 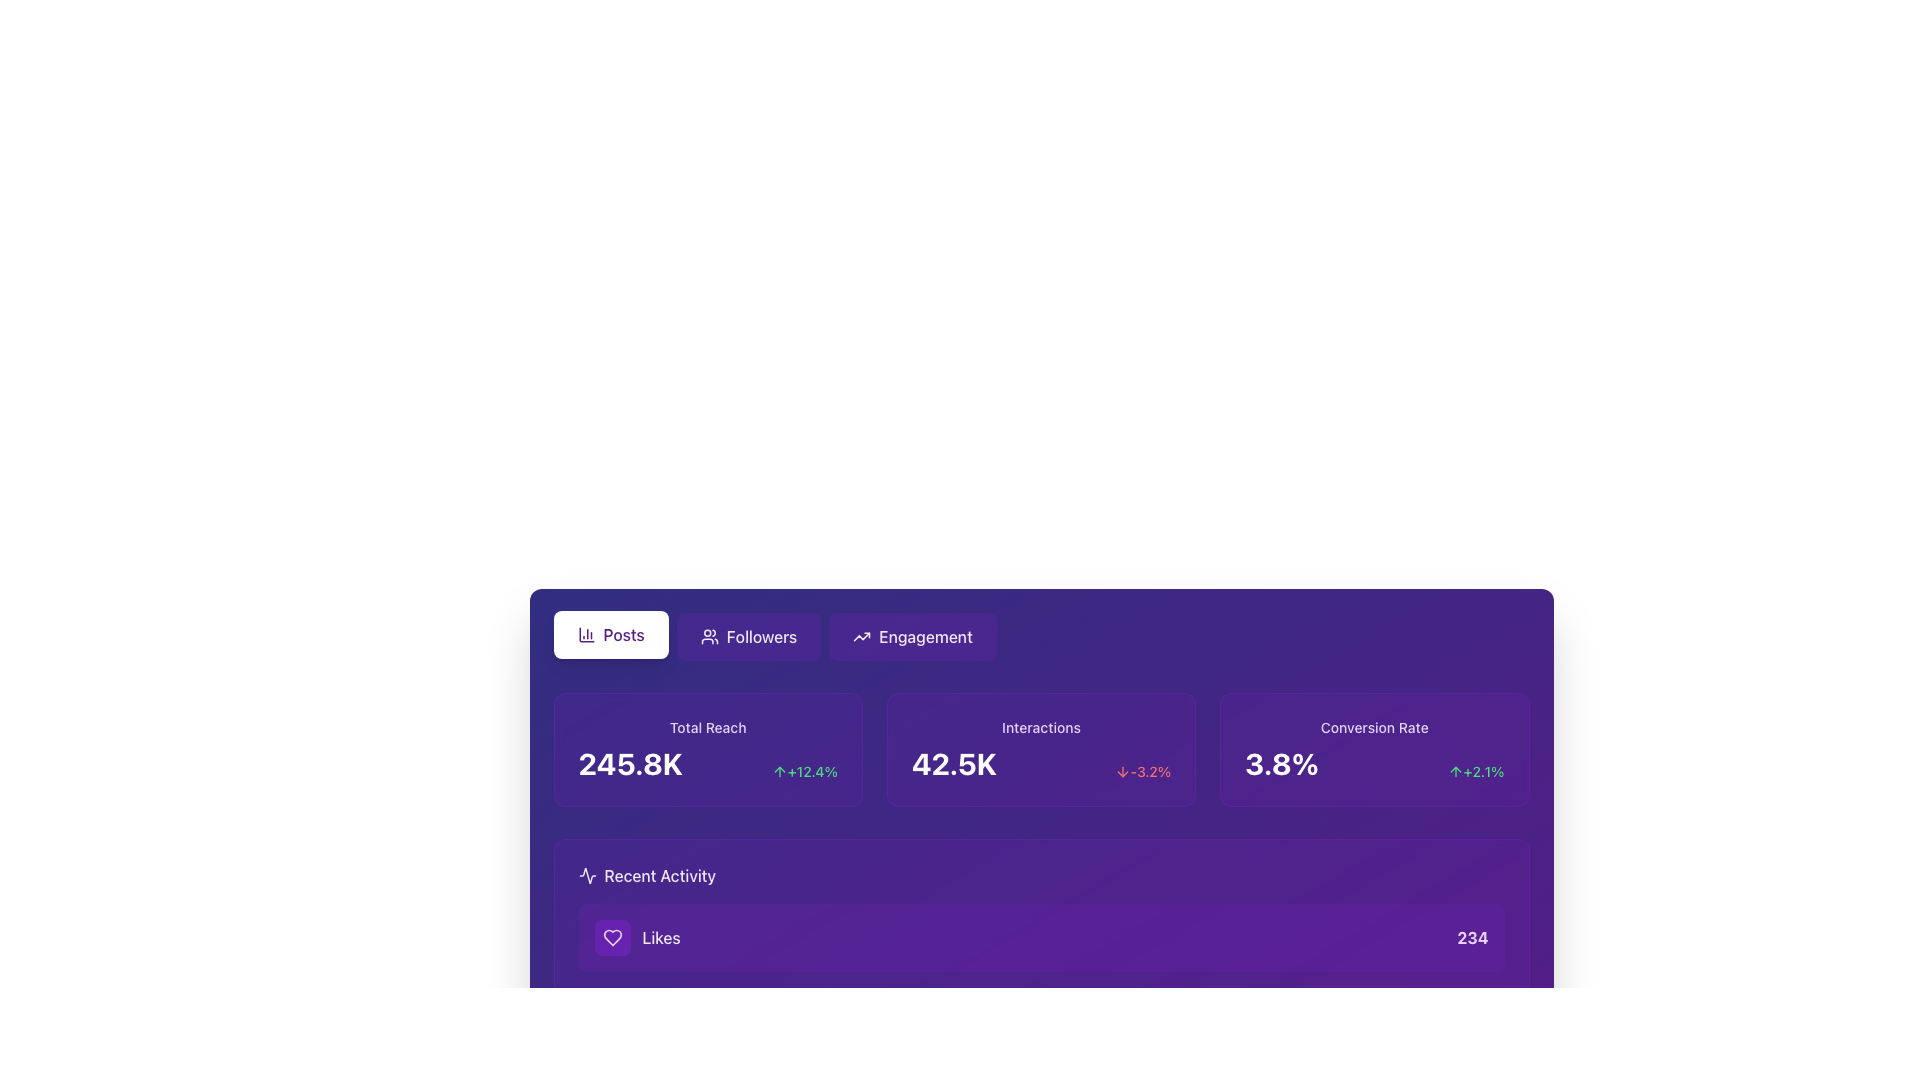 I want to click on the upward-pointing green arrow icon associated with the '+12.4%' text in the 'Total Reach' section of the interface, so click(x=778, y=770).